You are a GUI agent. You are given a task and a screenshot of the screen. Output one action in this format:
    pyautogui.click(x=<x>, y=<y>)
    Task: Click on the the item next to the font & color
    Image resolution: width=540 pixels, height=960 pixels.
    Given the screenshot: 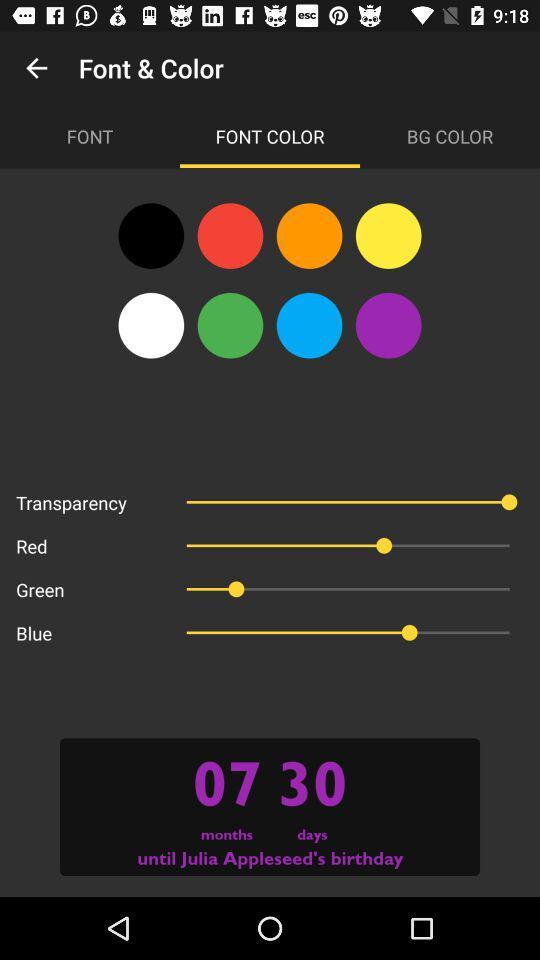 What is the action you would take?
    pyautogui.click(x=36, y=68)
    